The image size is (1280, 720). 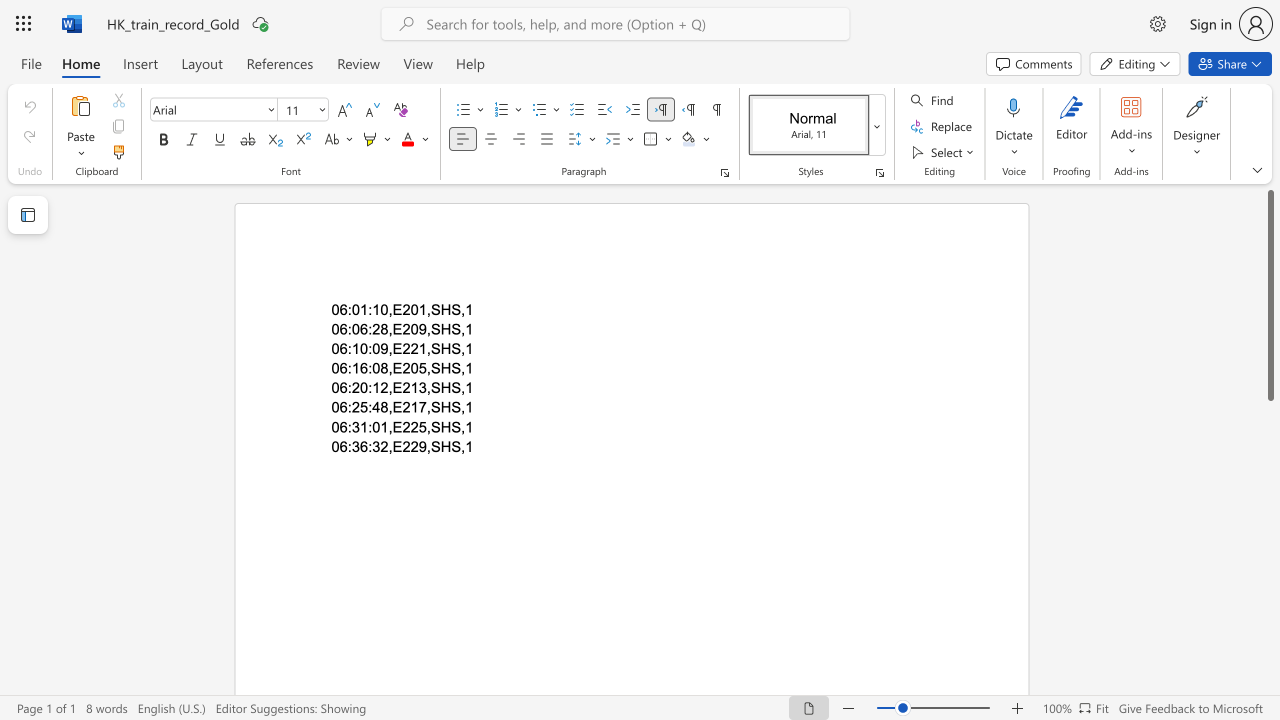 What do you see at coordinates (1269, 450) in the screenshot?
I see `the scrollbar on the right to shift the page lower` at bounding box center [1269, 450].